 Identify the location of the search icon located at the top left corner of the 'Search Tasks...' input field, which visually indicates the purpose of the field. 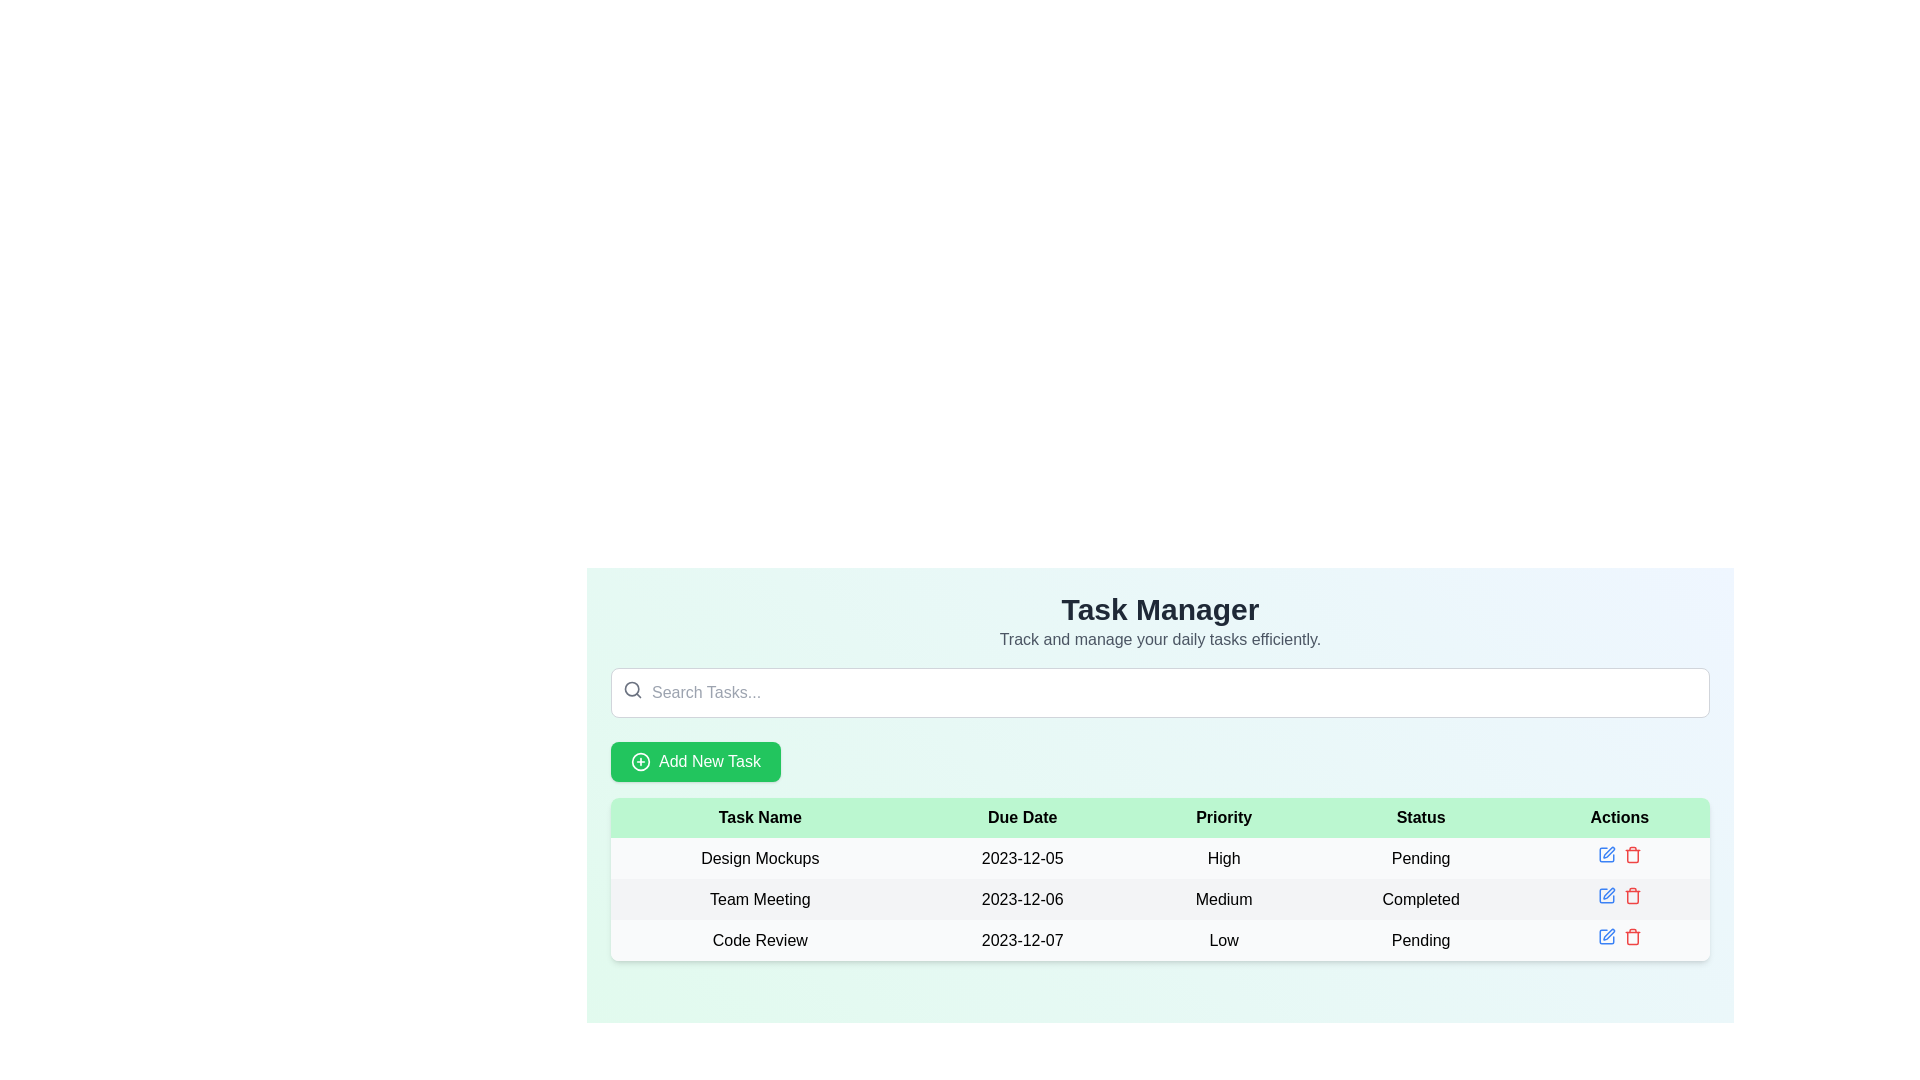
(632, 689).